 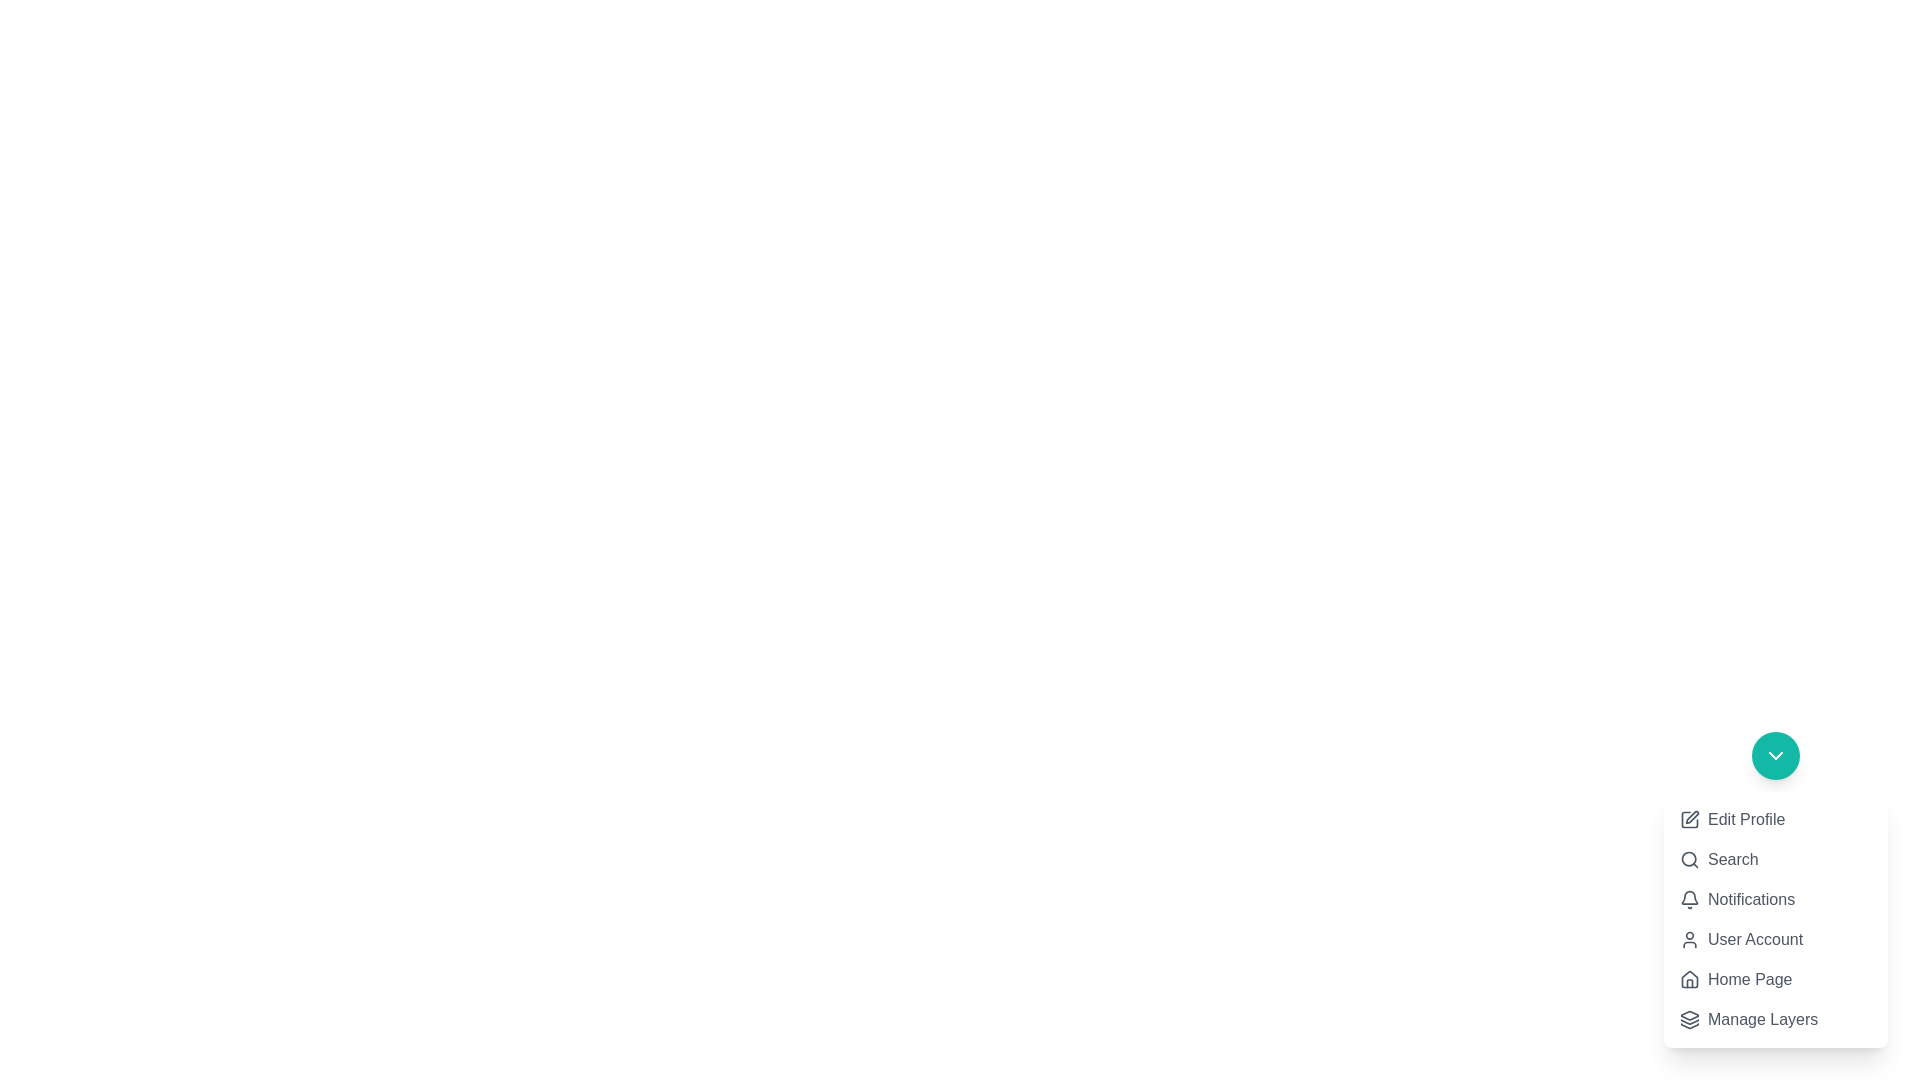 I want to click on the second button in the vertical list menu for accessing search functionality, located directly below 'Edit Profile' and above 'Notifications', so click(x=1717, y=859).